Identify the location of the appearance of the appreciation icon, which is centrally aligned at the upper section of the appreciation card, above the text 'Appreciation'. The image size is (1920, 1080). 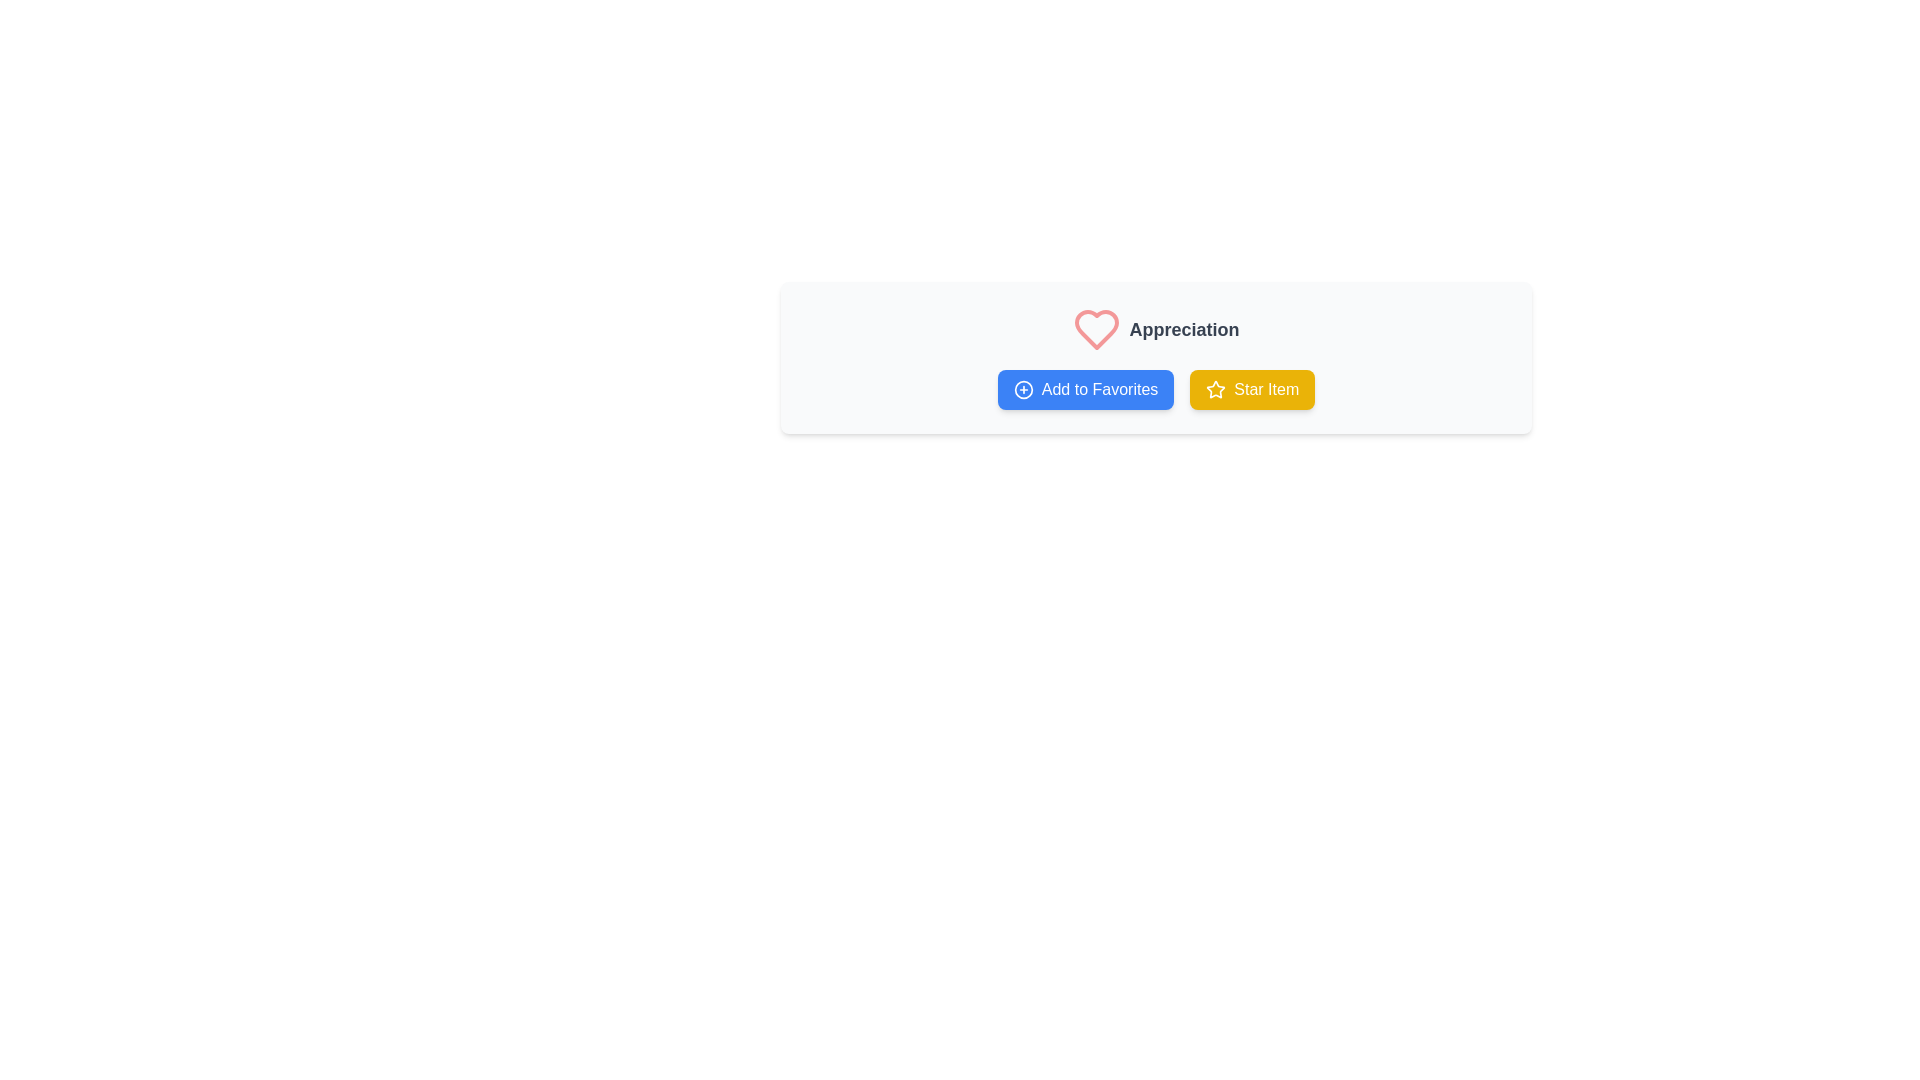
(1096, 329).